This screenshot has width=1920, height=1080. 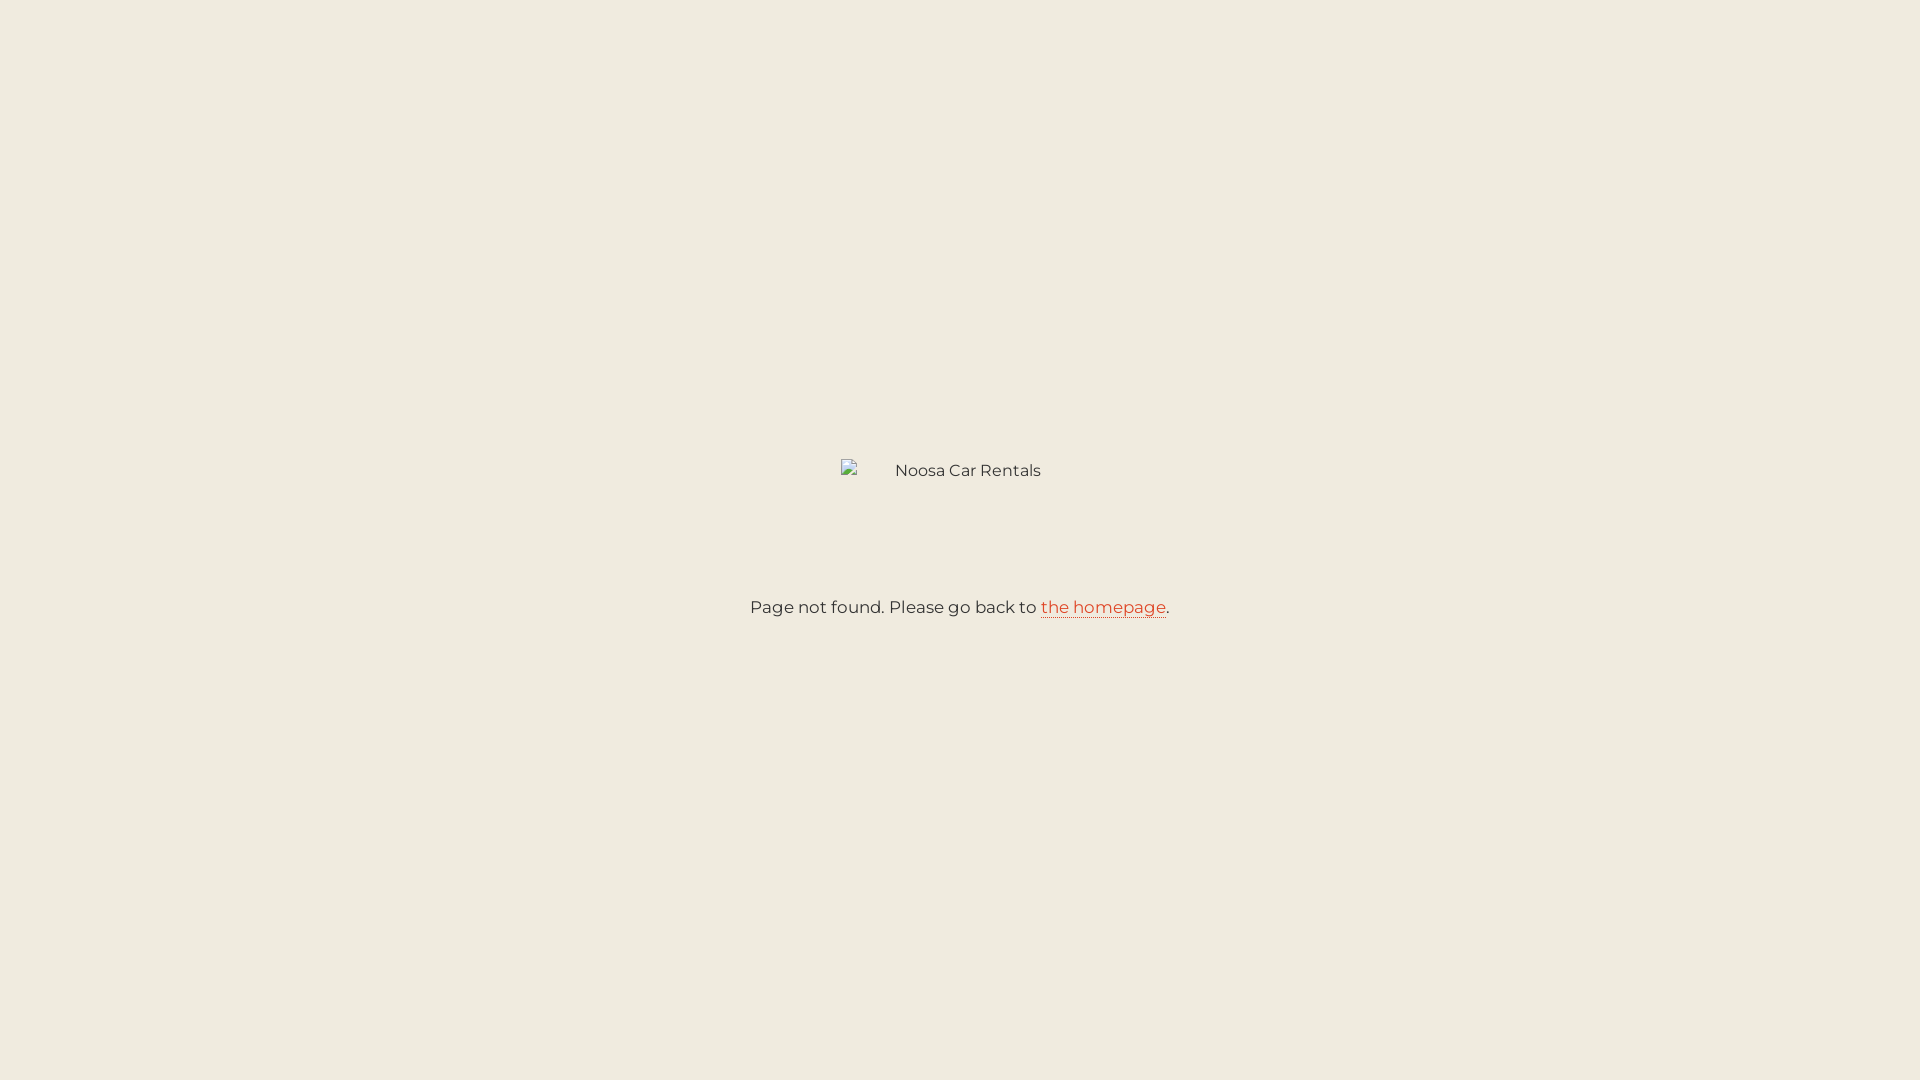 I want to click on 'the homepage', so click(x=1102, y=606).